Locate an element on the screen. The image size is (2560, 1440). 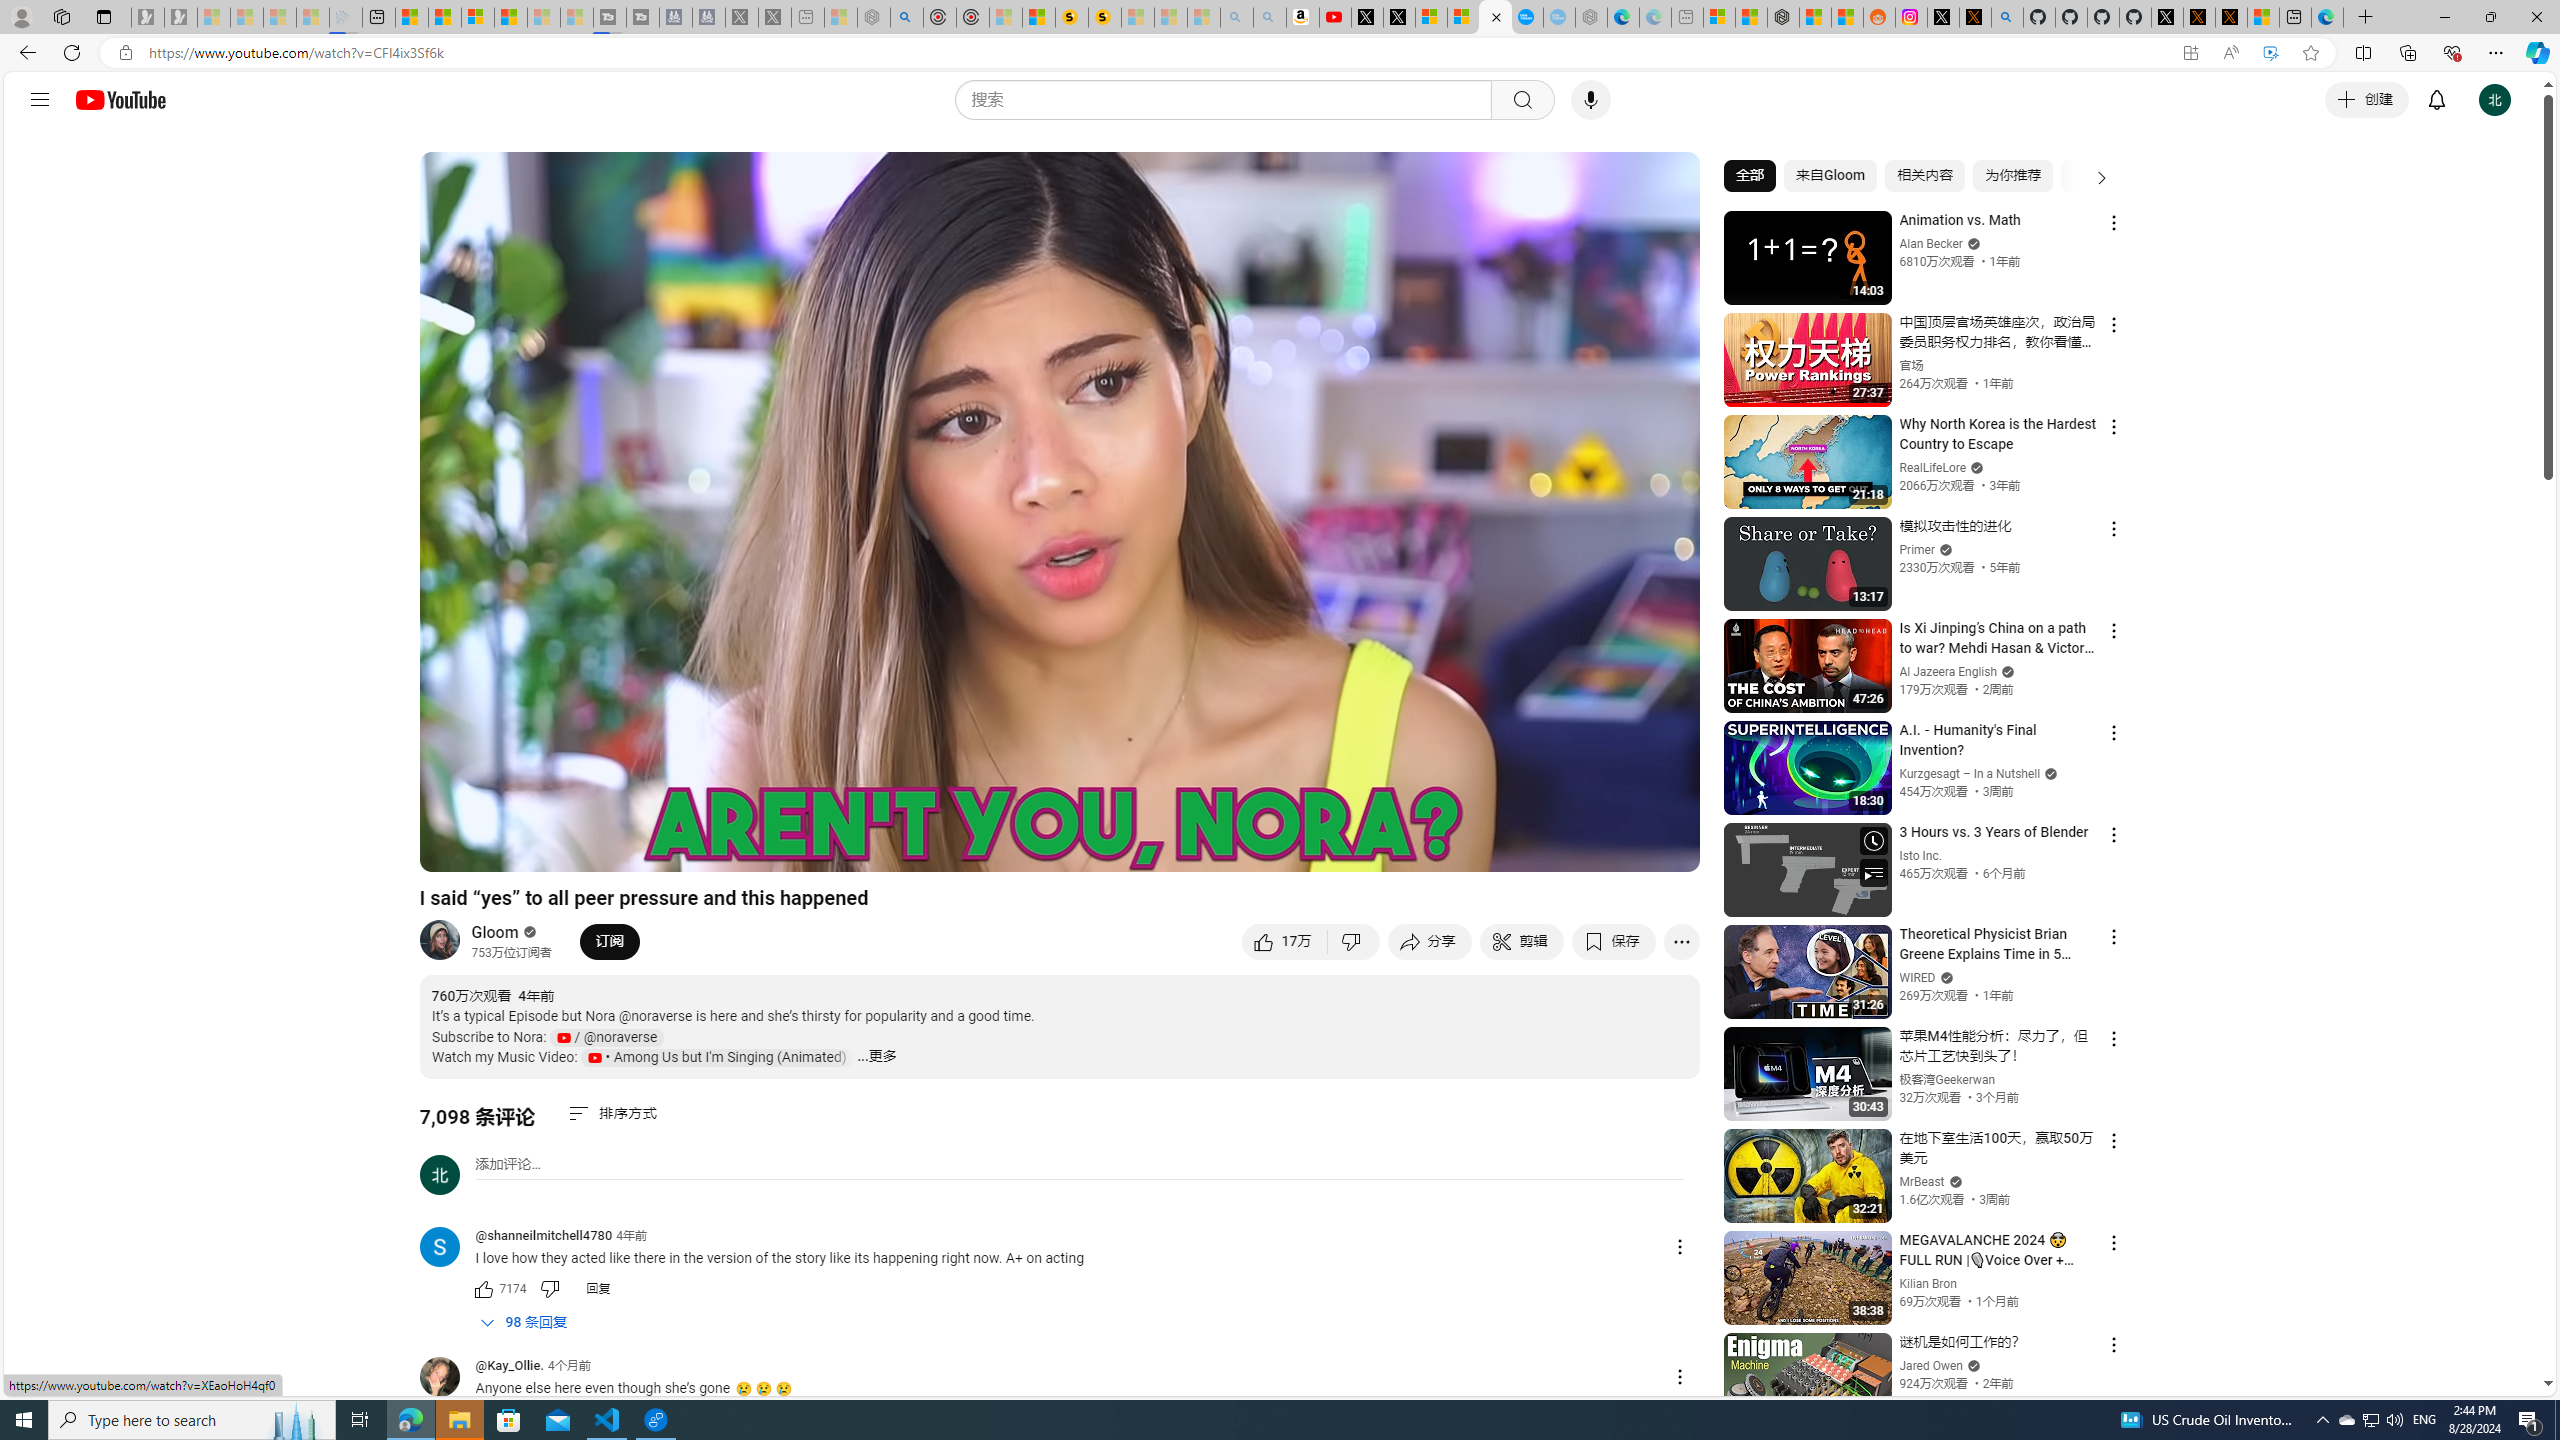
'Copilot (Ctrl+Shift+.)' is located at coordinates (2535, 51).